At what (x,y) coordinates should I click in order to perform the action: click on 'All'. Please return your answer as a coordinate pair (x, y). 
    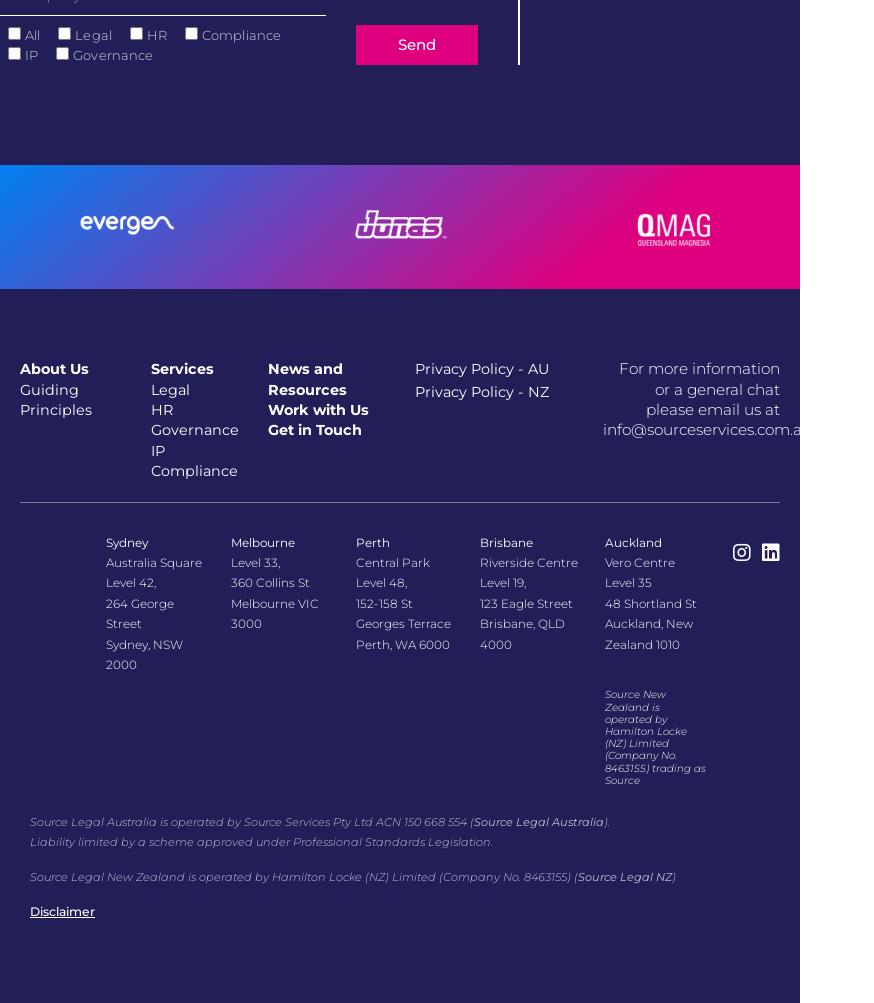
    Looking at the image, I should click on (31, 35).